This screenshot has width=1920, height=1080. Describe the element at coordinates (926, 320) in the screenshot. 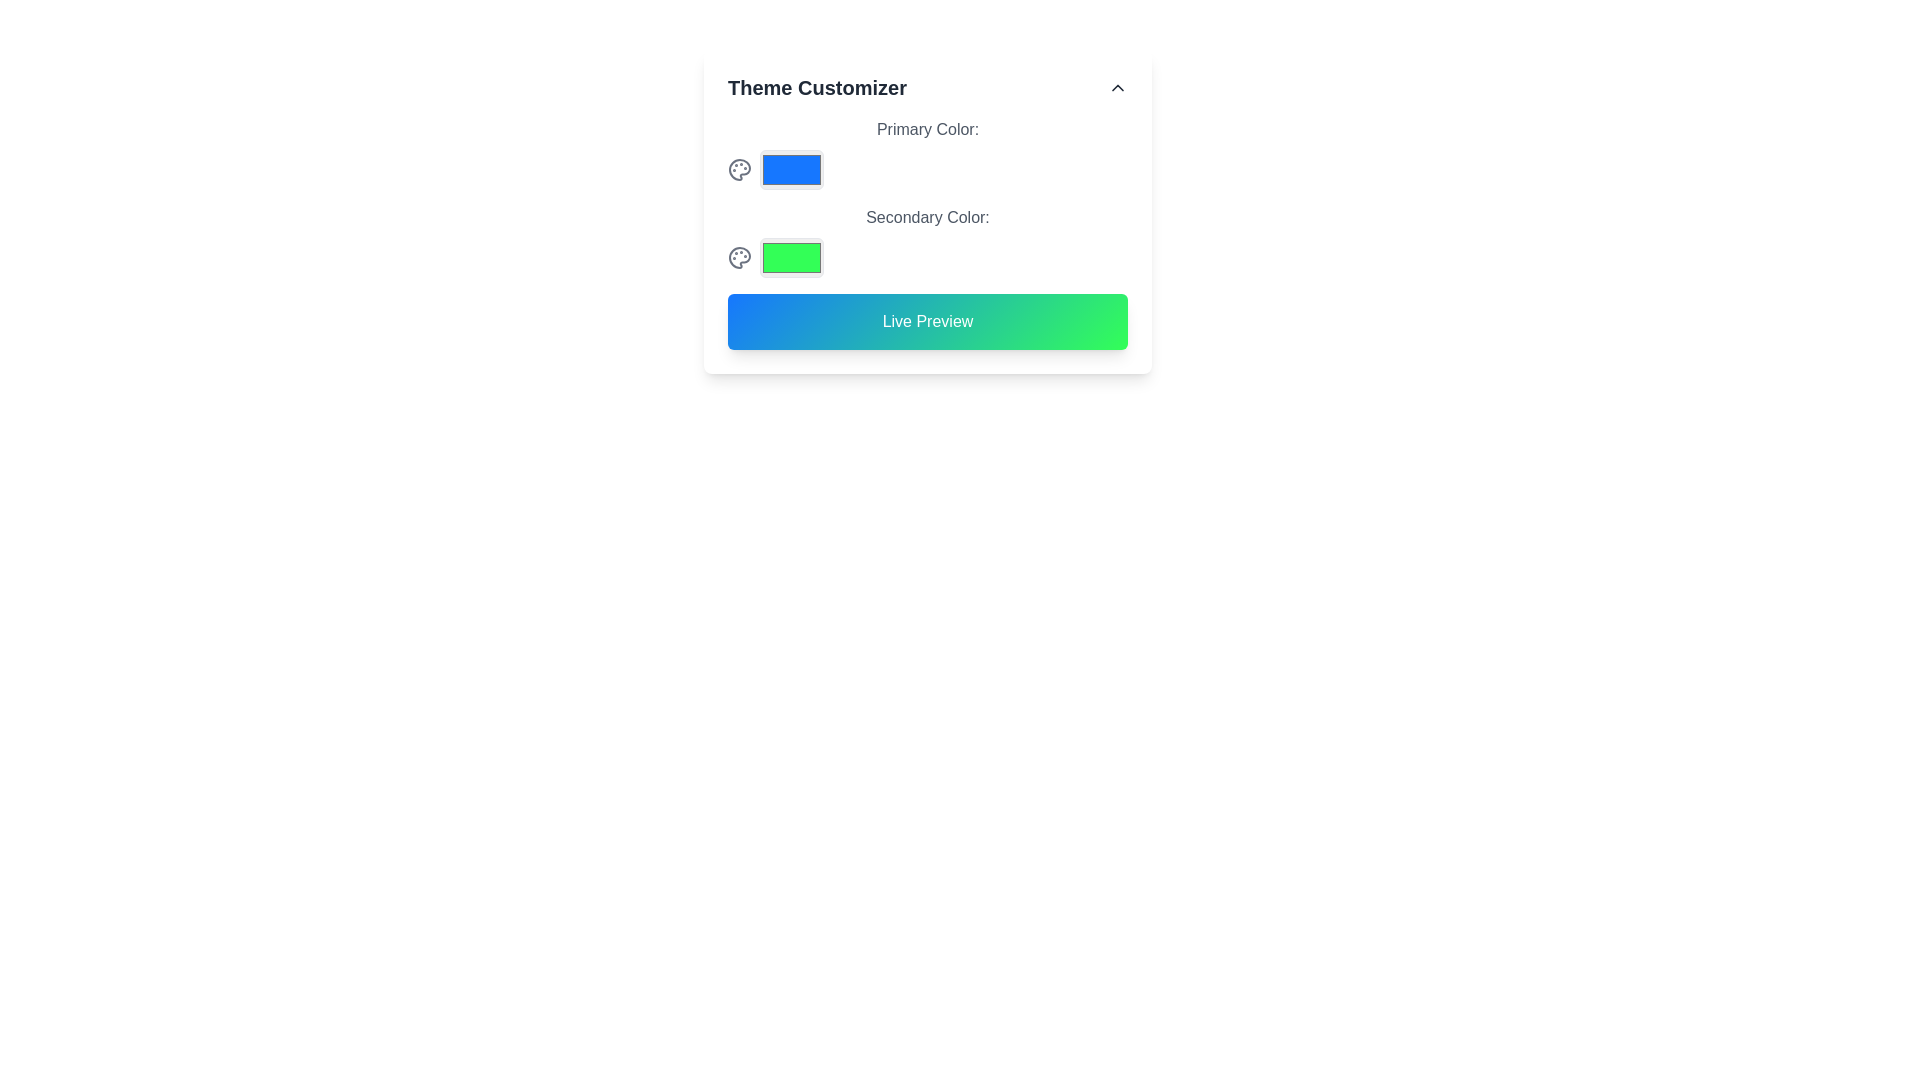

I see `the 'Live Preview' button, which is a rectangular button with a gradient background from blue to green and centered white text` at that location.